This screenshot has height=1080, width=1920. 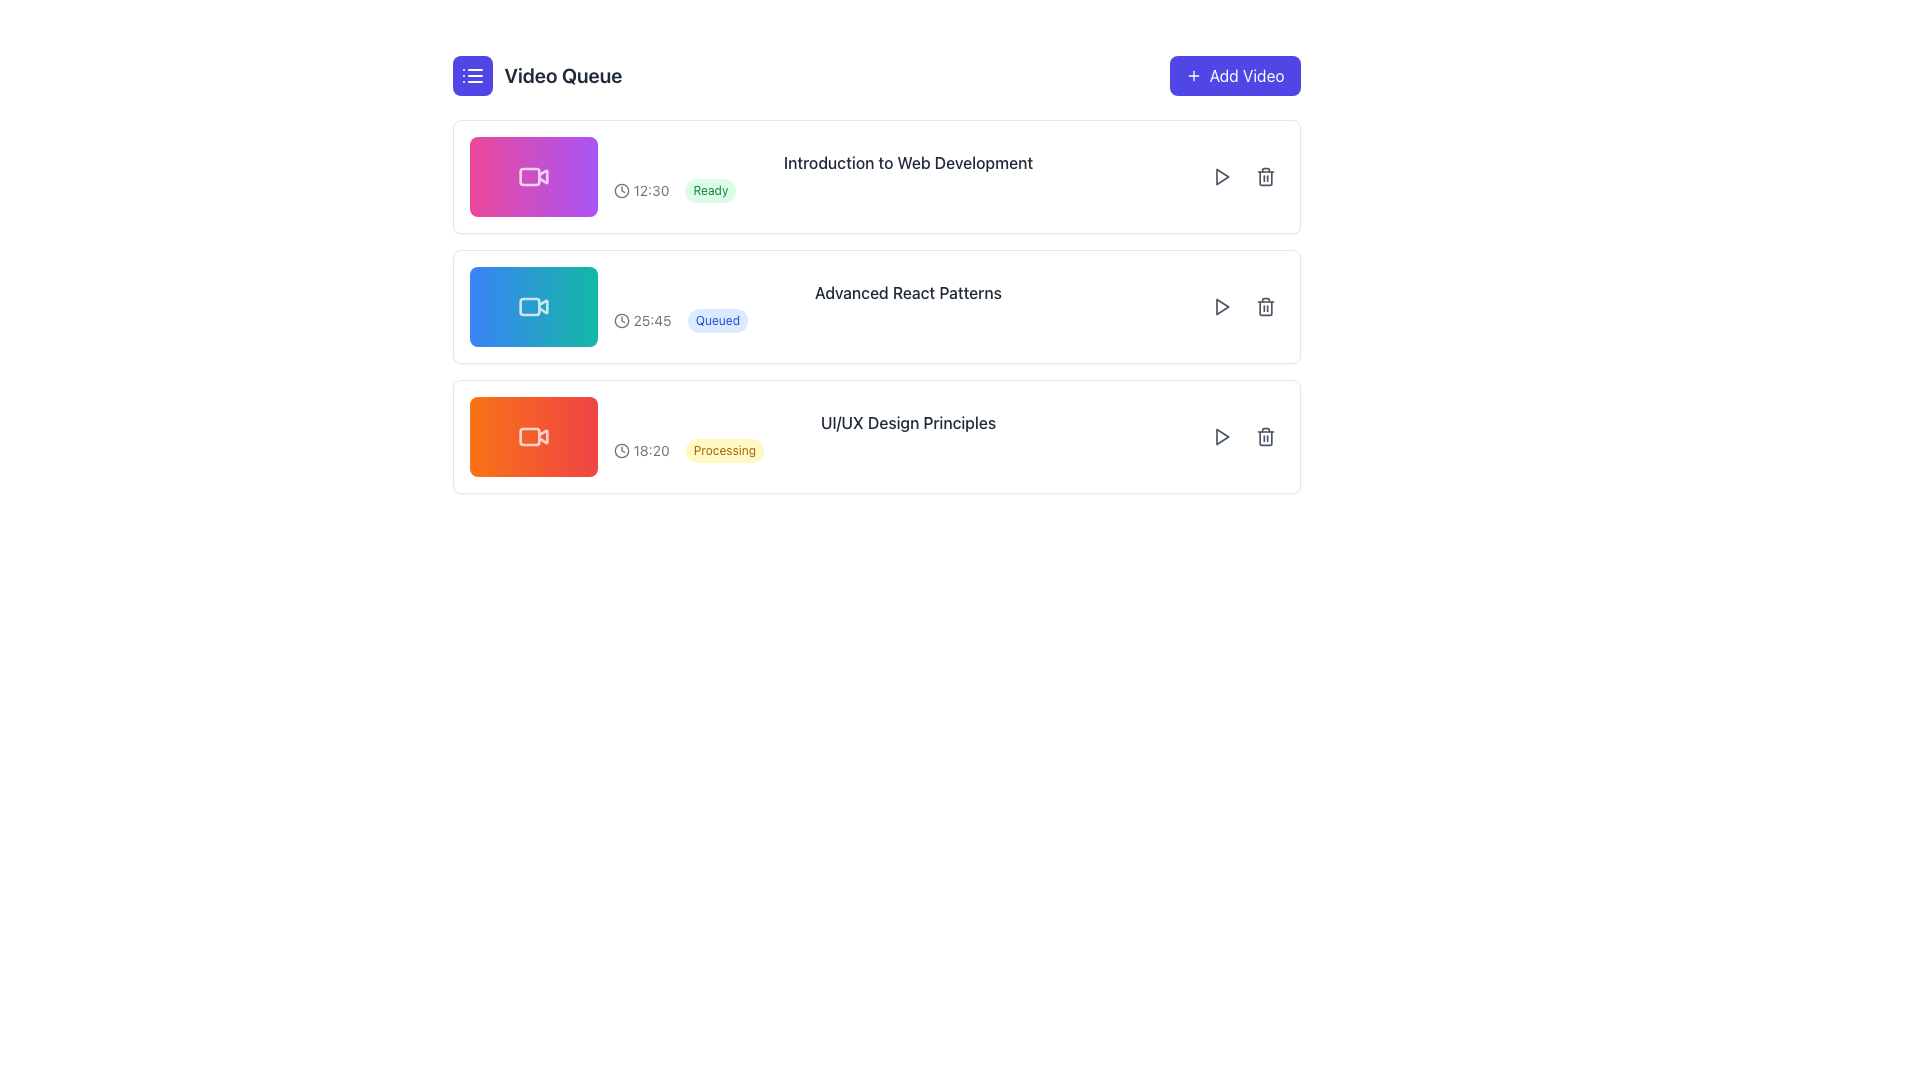 I want to click on the button labeled 'Add Video' in the upper-right corner of the interface, so click(x=1246, y=75).